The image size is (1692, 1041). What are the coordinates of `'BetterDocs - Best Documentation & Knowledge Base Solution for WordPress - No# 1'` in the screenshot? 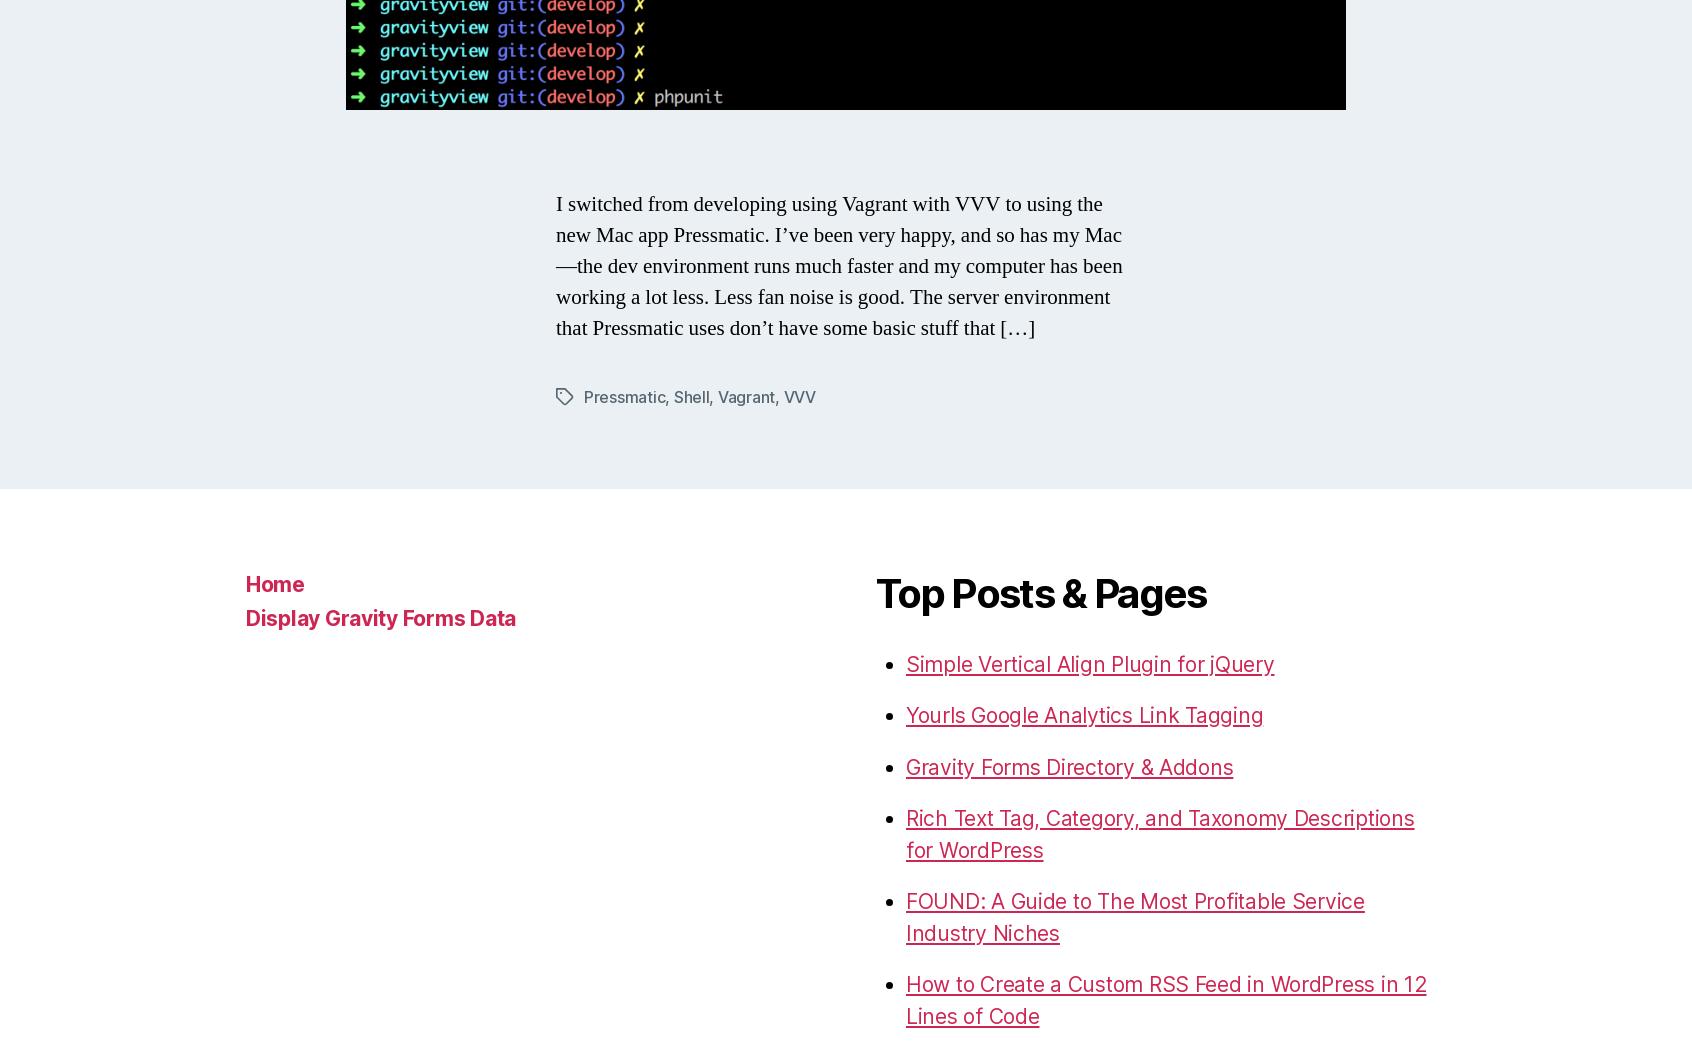 It's located at (1139, 366).